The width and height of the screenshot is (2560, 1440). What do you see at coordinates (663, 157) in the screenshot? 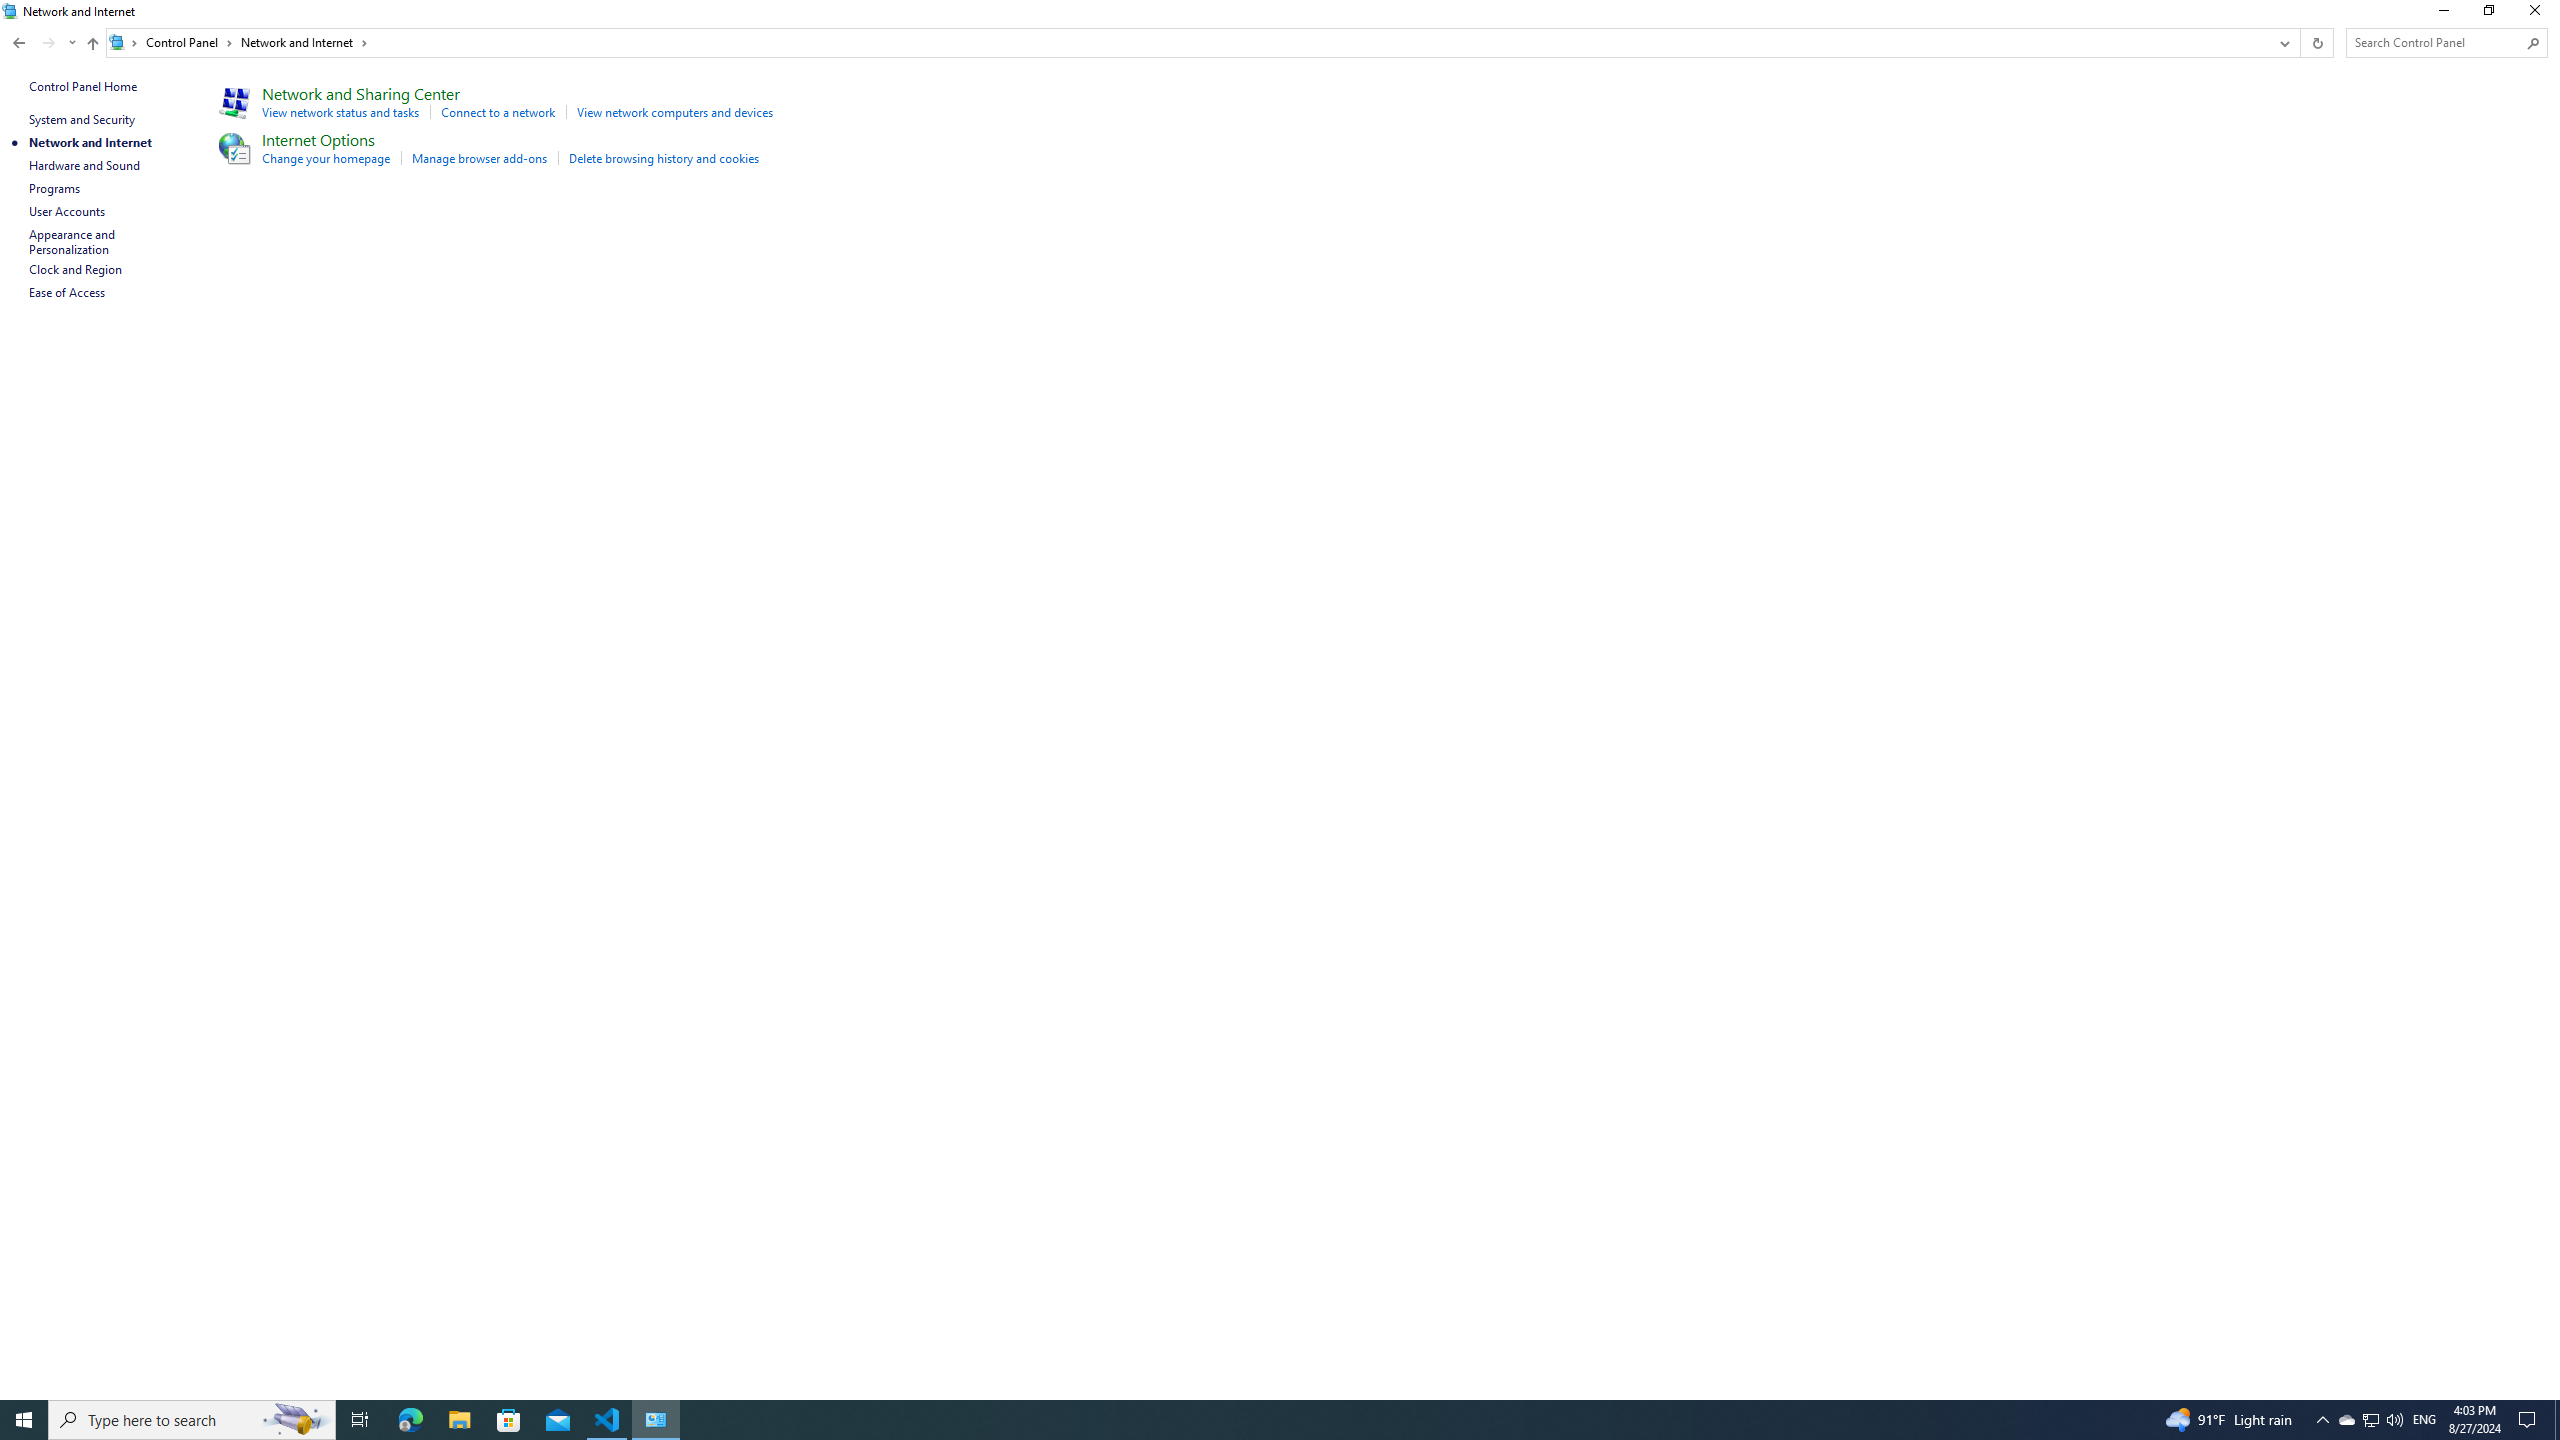
I see `'Delete browsing history and cookies'` at bounding box center [663, 157].